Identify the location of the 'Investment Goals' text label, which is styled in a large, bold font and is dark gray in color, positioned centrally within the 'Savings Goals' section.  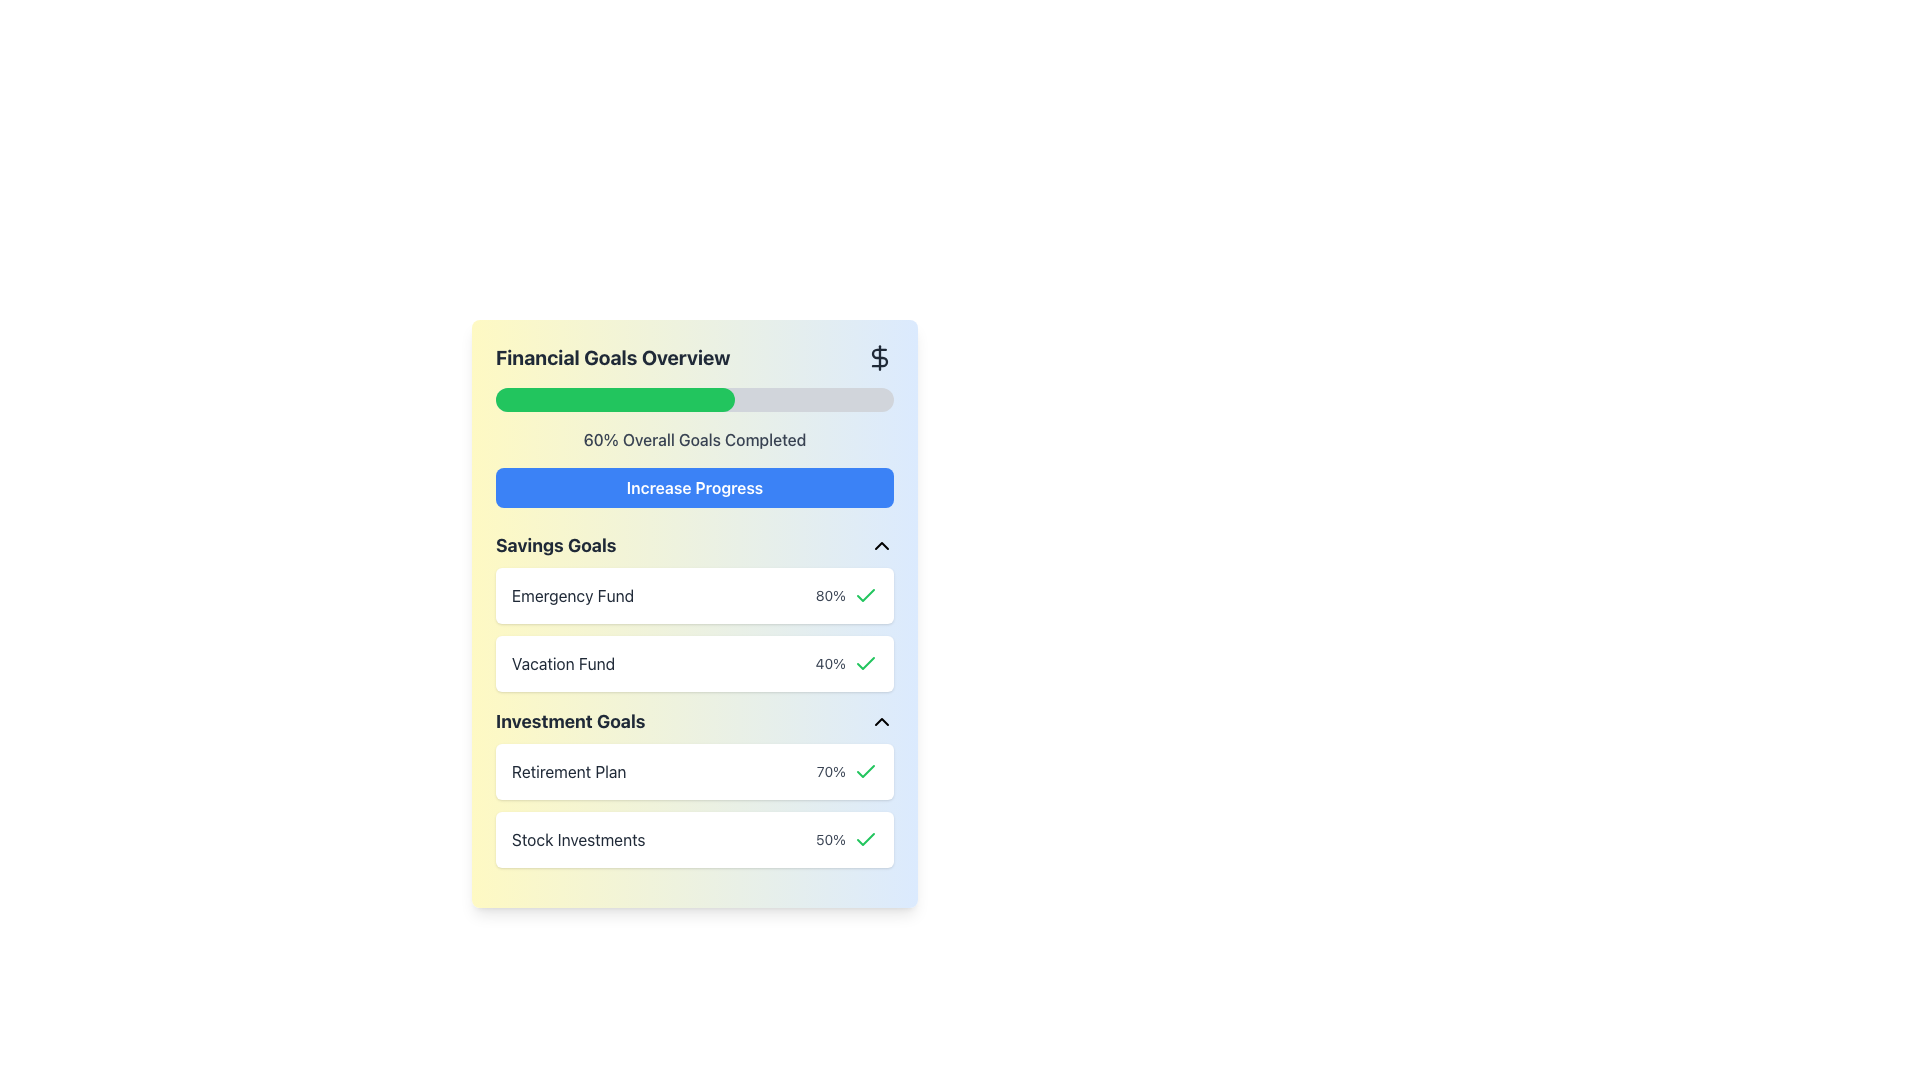
(569, 721).